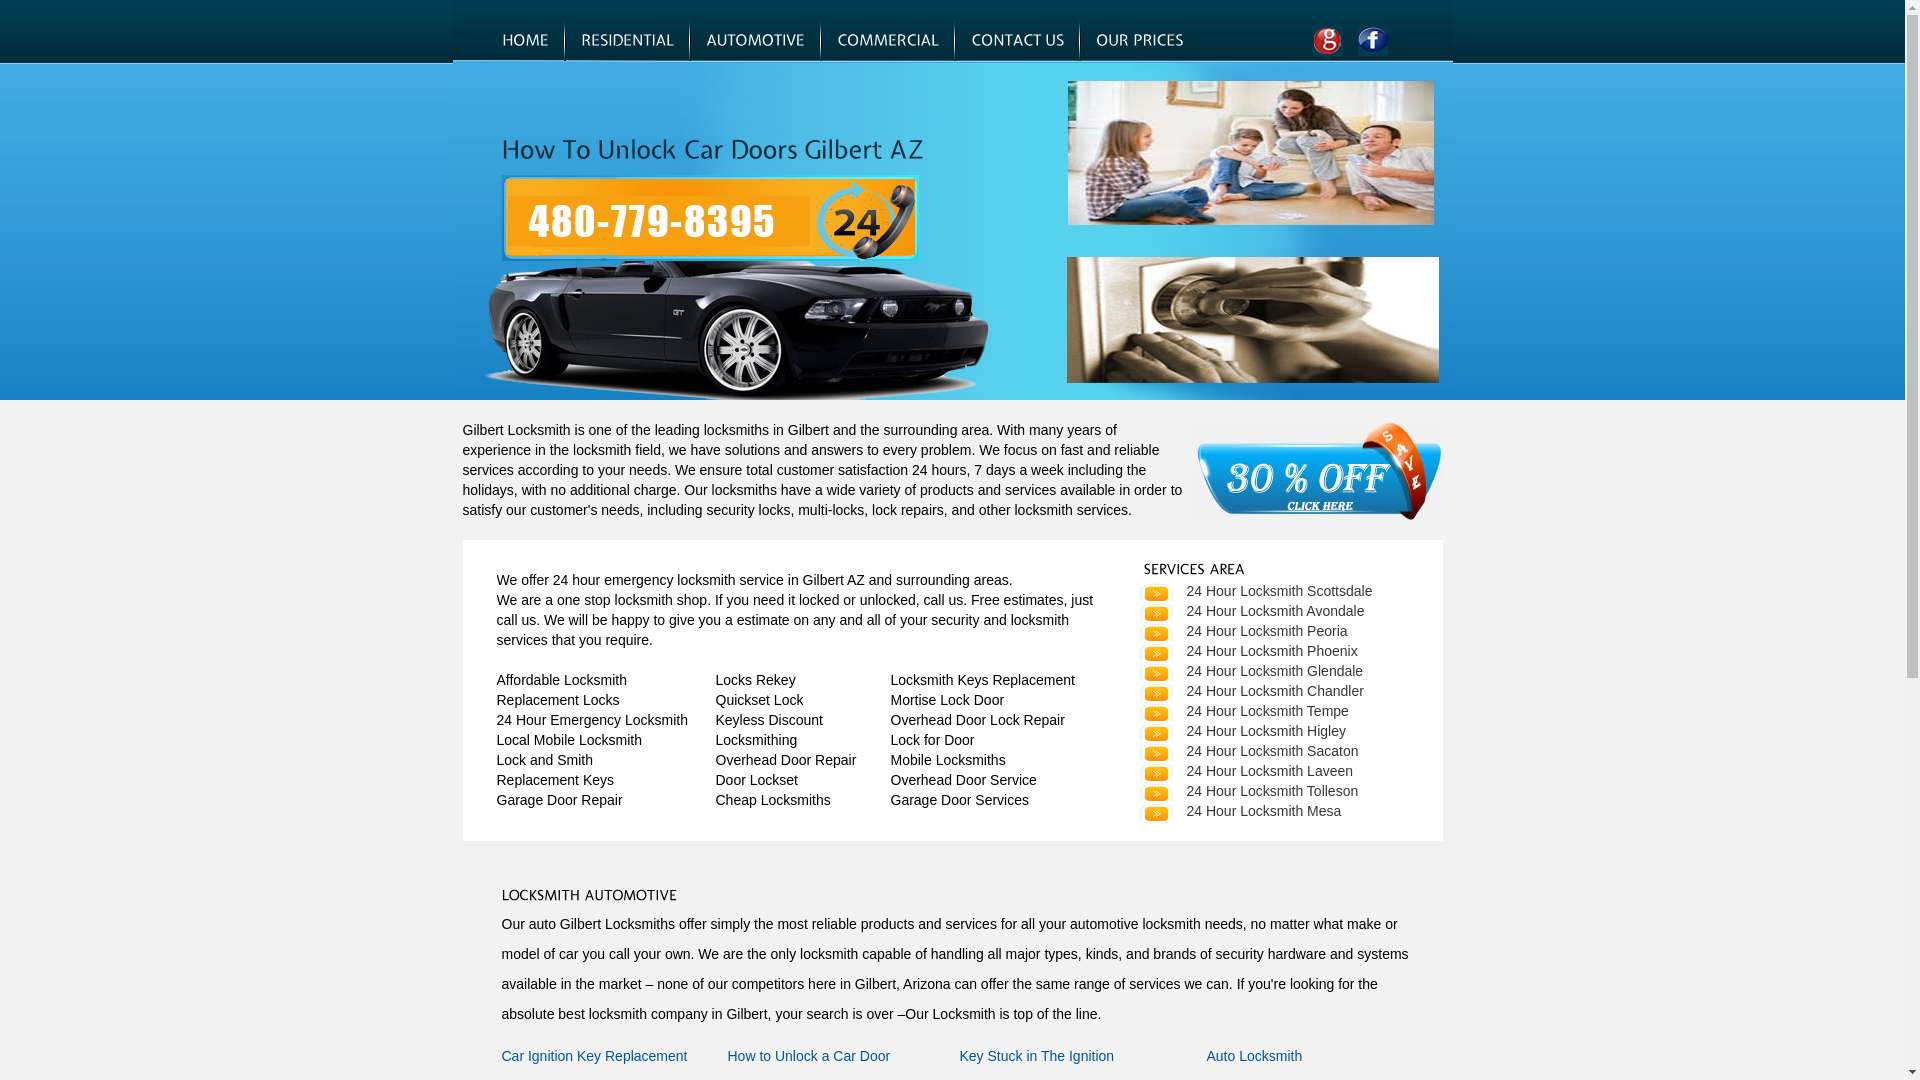 Image resolution: width=1920 pixels, height=1080 pixels. I want to click on 'Affordable Locksmith', so click(560, 678).